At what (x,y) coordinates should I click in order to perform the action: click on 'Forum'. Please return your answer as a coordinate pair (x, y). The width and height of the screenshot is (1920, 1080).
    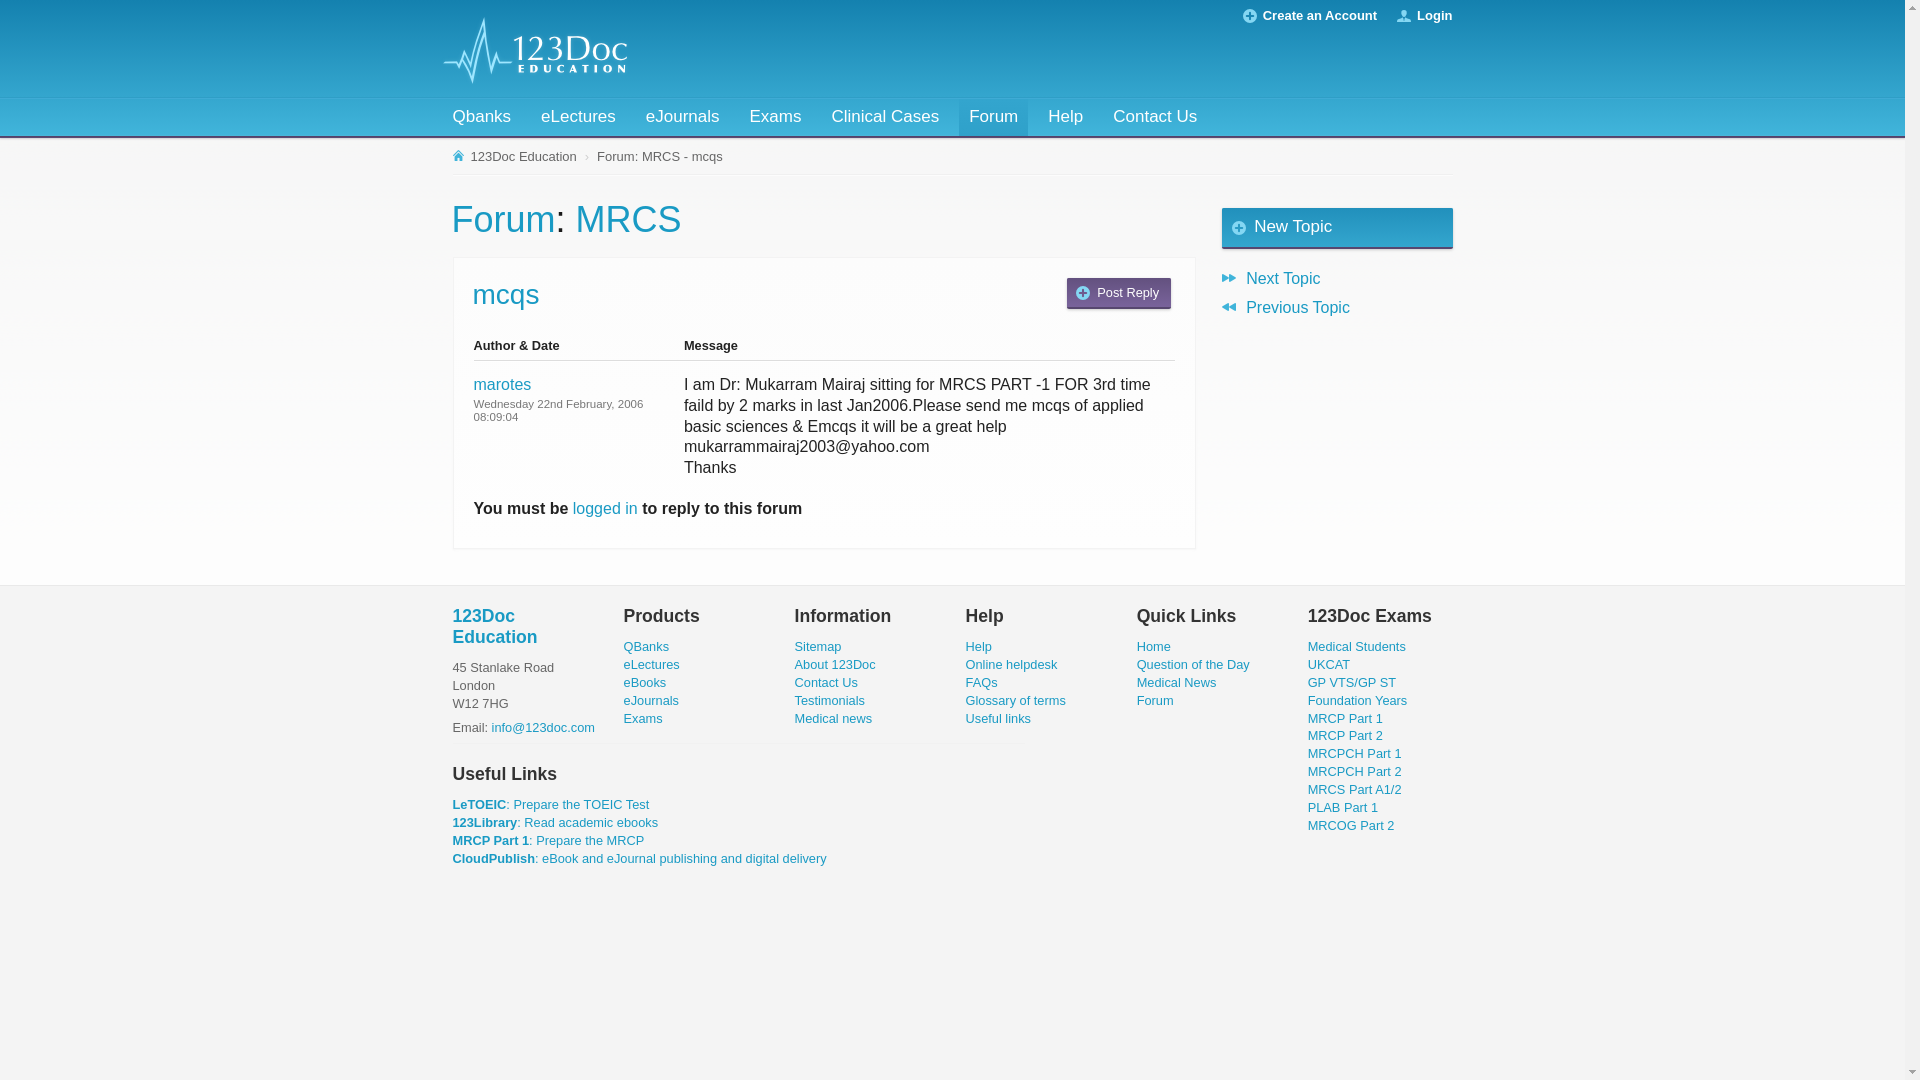
    Looking at the image, I should click on (504, 219).